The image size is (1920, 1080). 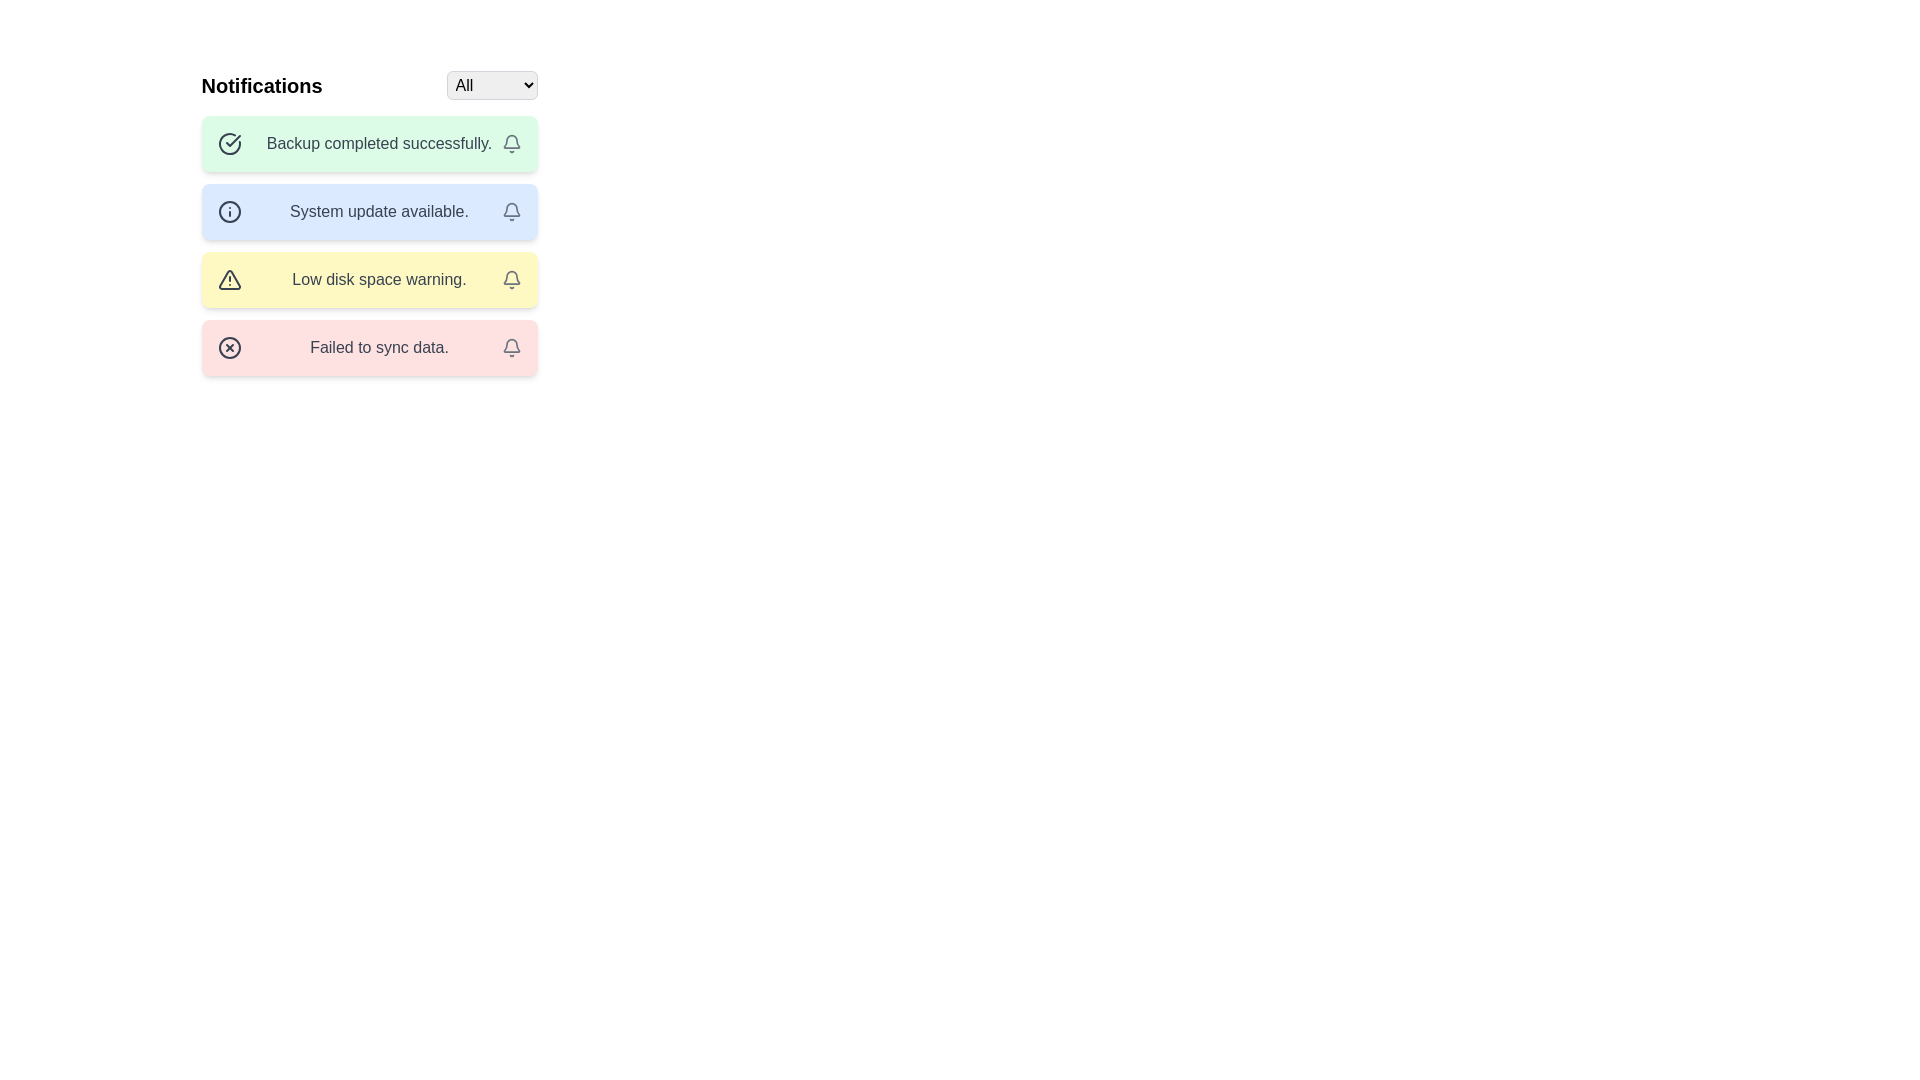 What do you see at coordinates (511, 142) in the screenshot?
I see `the notification button located at the right edge of the notification tile that contains the text 'Backup completed successfully.'` at bounding box center [511, 142].